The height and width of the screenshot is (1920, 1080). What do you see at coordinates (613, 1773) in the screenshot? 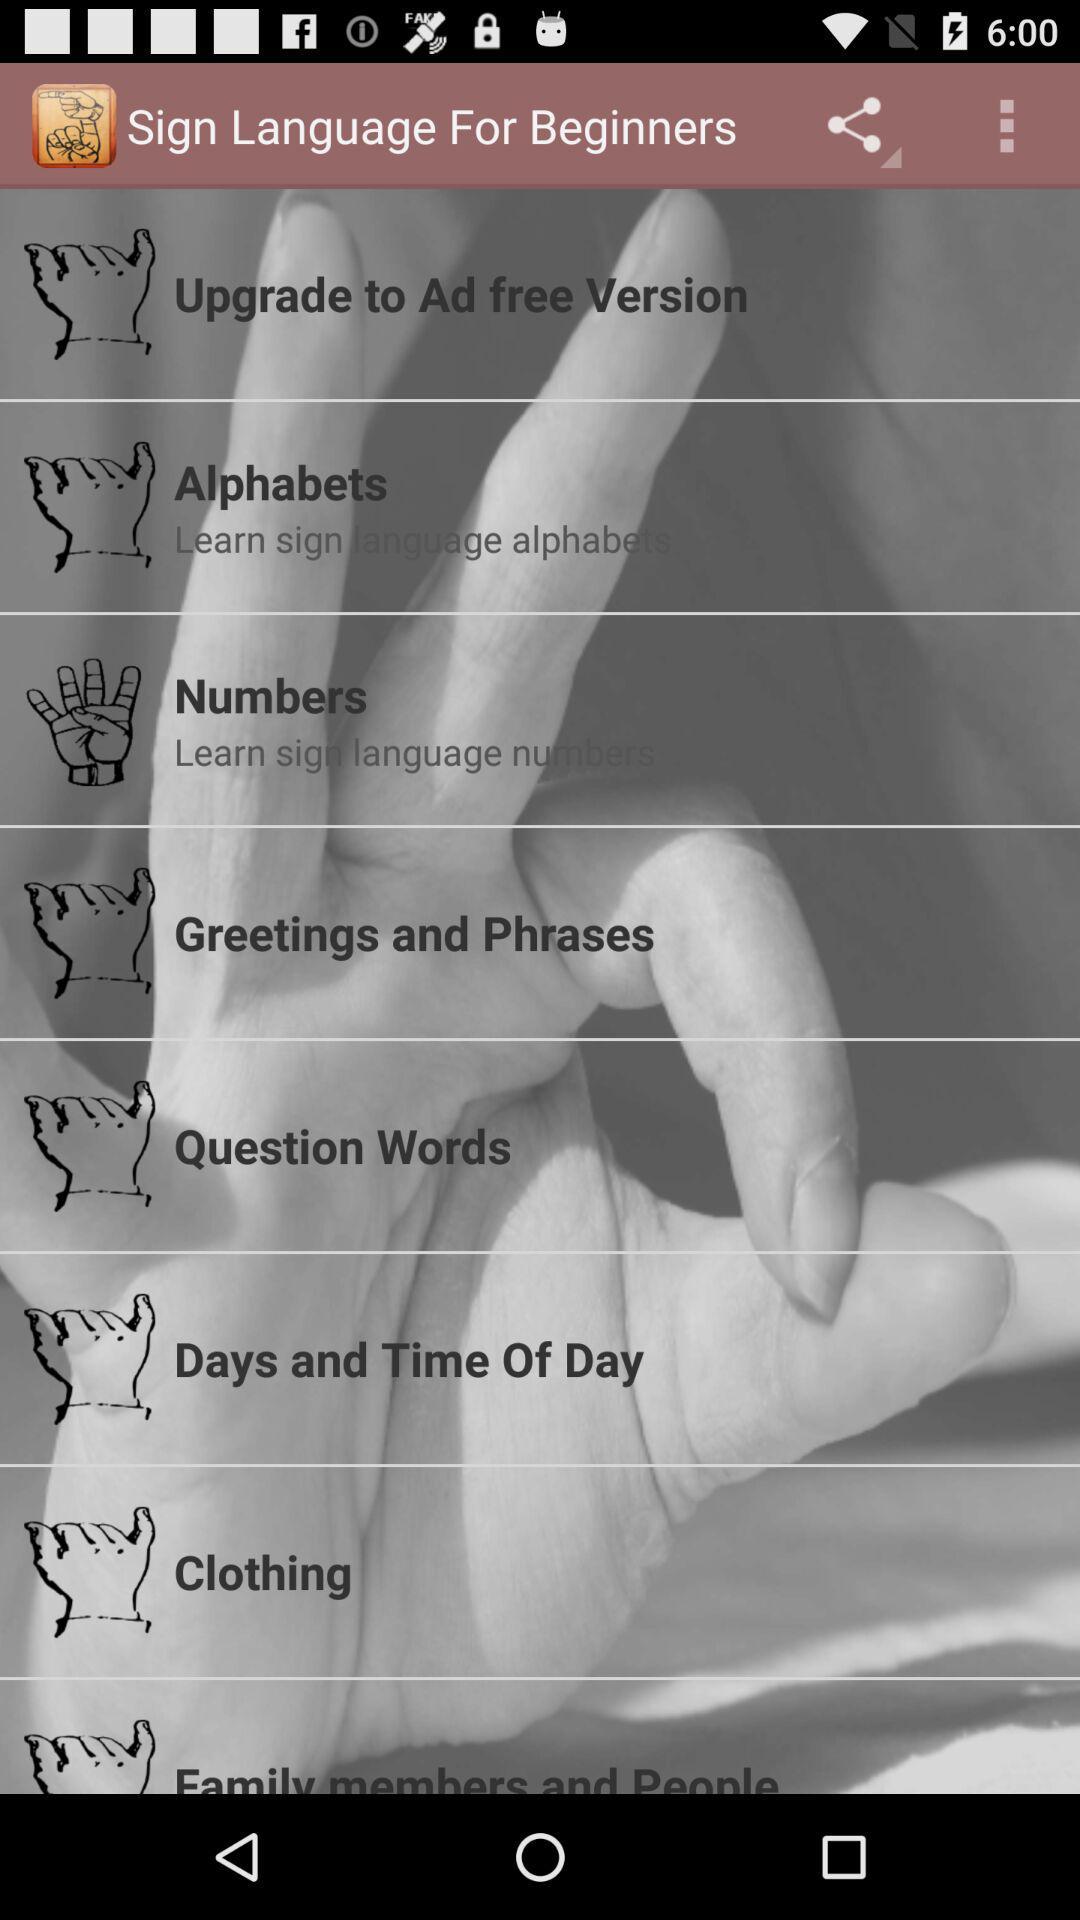
I see `the family members and item` at bounding box center [613, 1773].